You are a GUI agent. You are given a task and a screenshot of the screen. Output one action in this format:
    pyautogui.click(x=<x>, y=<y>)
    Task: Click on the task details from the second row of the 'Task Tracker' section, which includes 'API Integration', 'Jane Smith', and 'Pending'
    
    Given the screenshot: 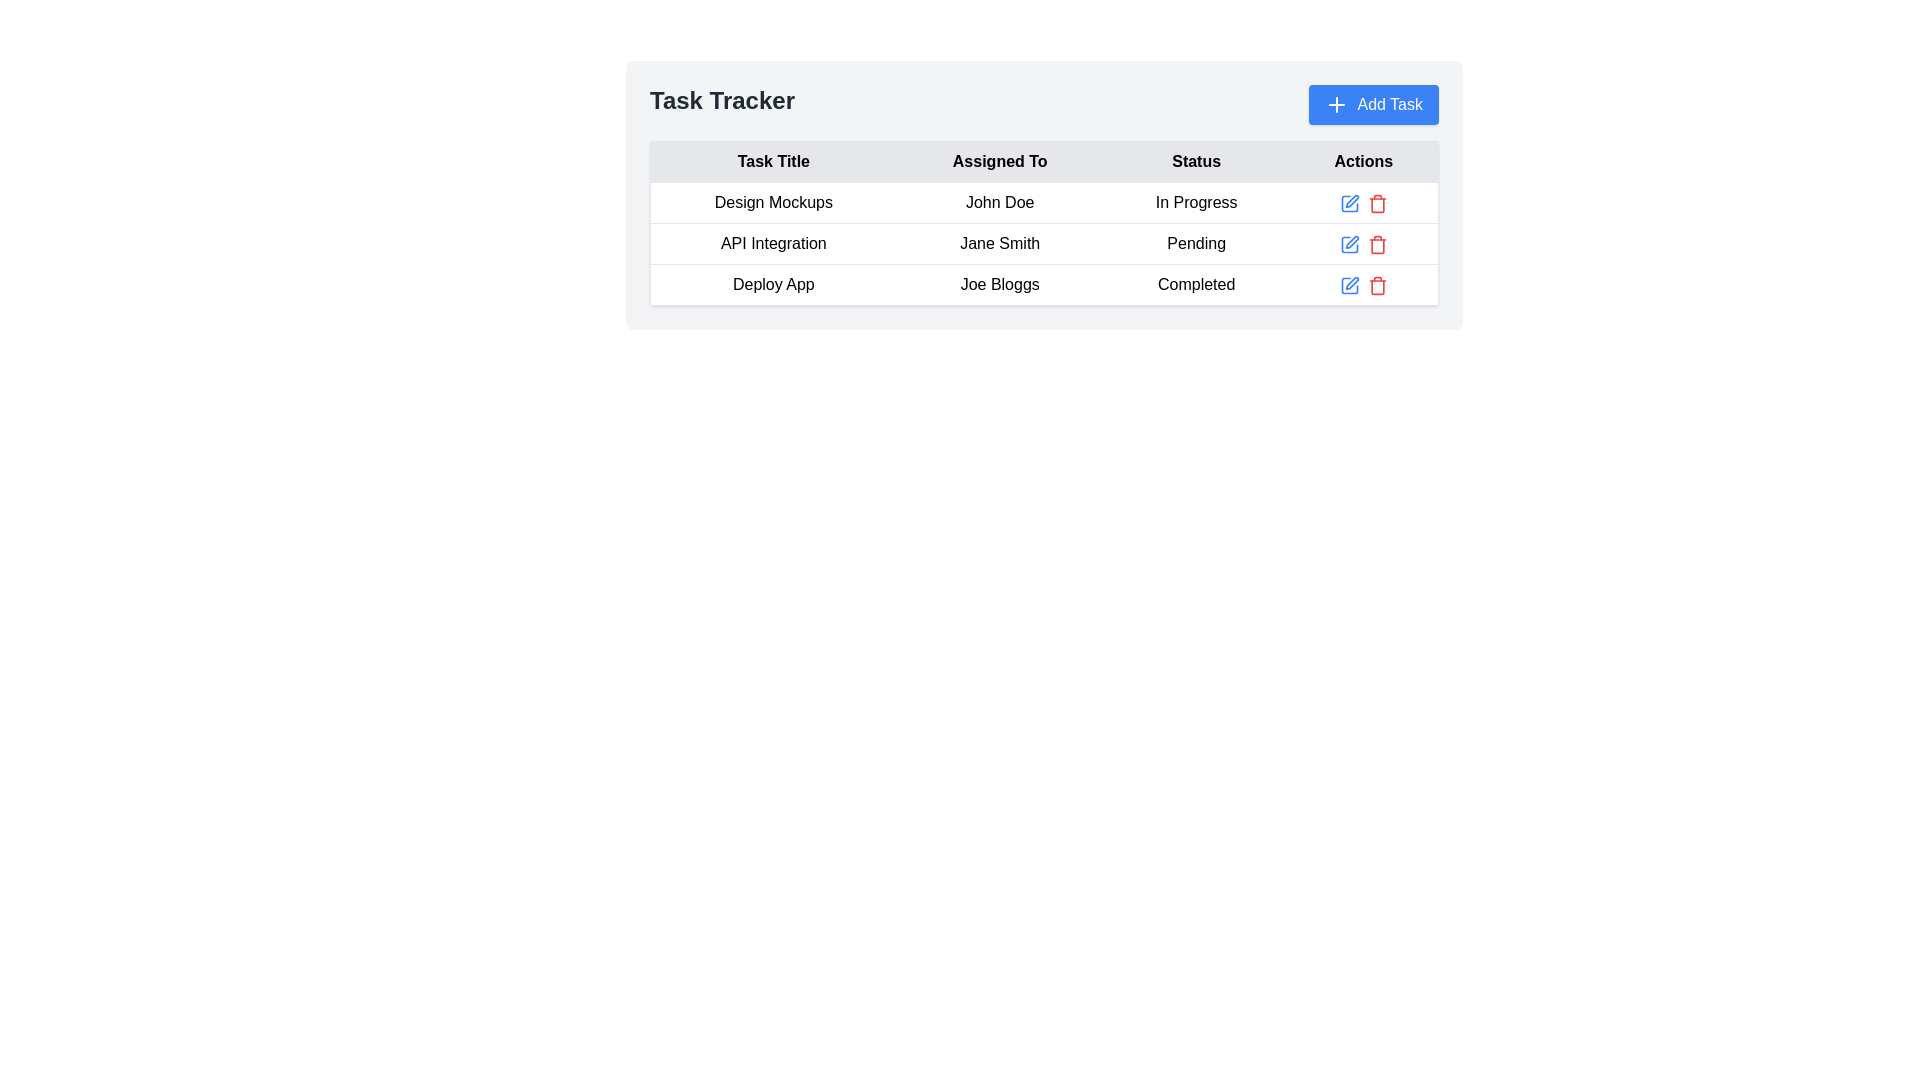 What is the action you would take?
    pyautogui.click(x=1043, y=242)
    